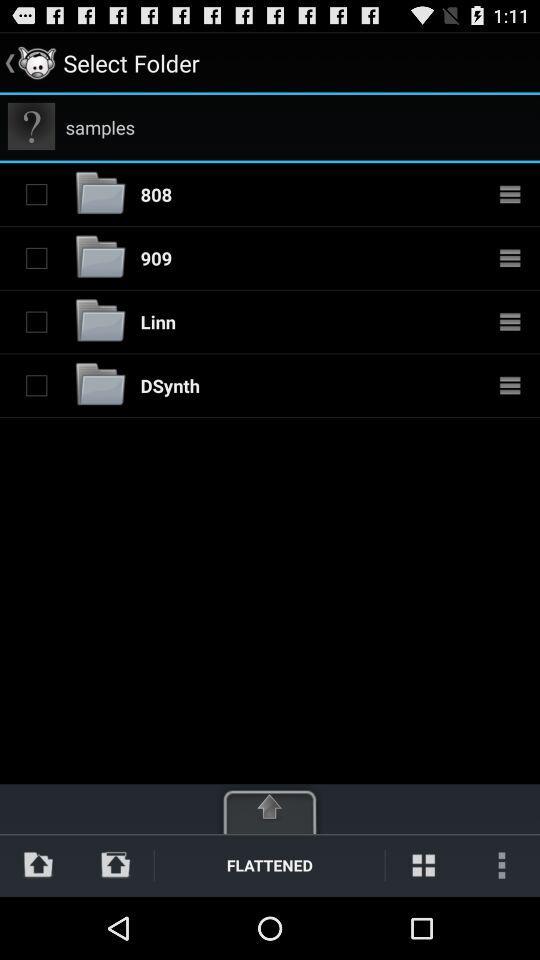 The height and width of the screenshot is (960, 540). I want to click on folder, so click(100, 256).